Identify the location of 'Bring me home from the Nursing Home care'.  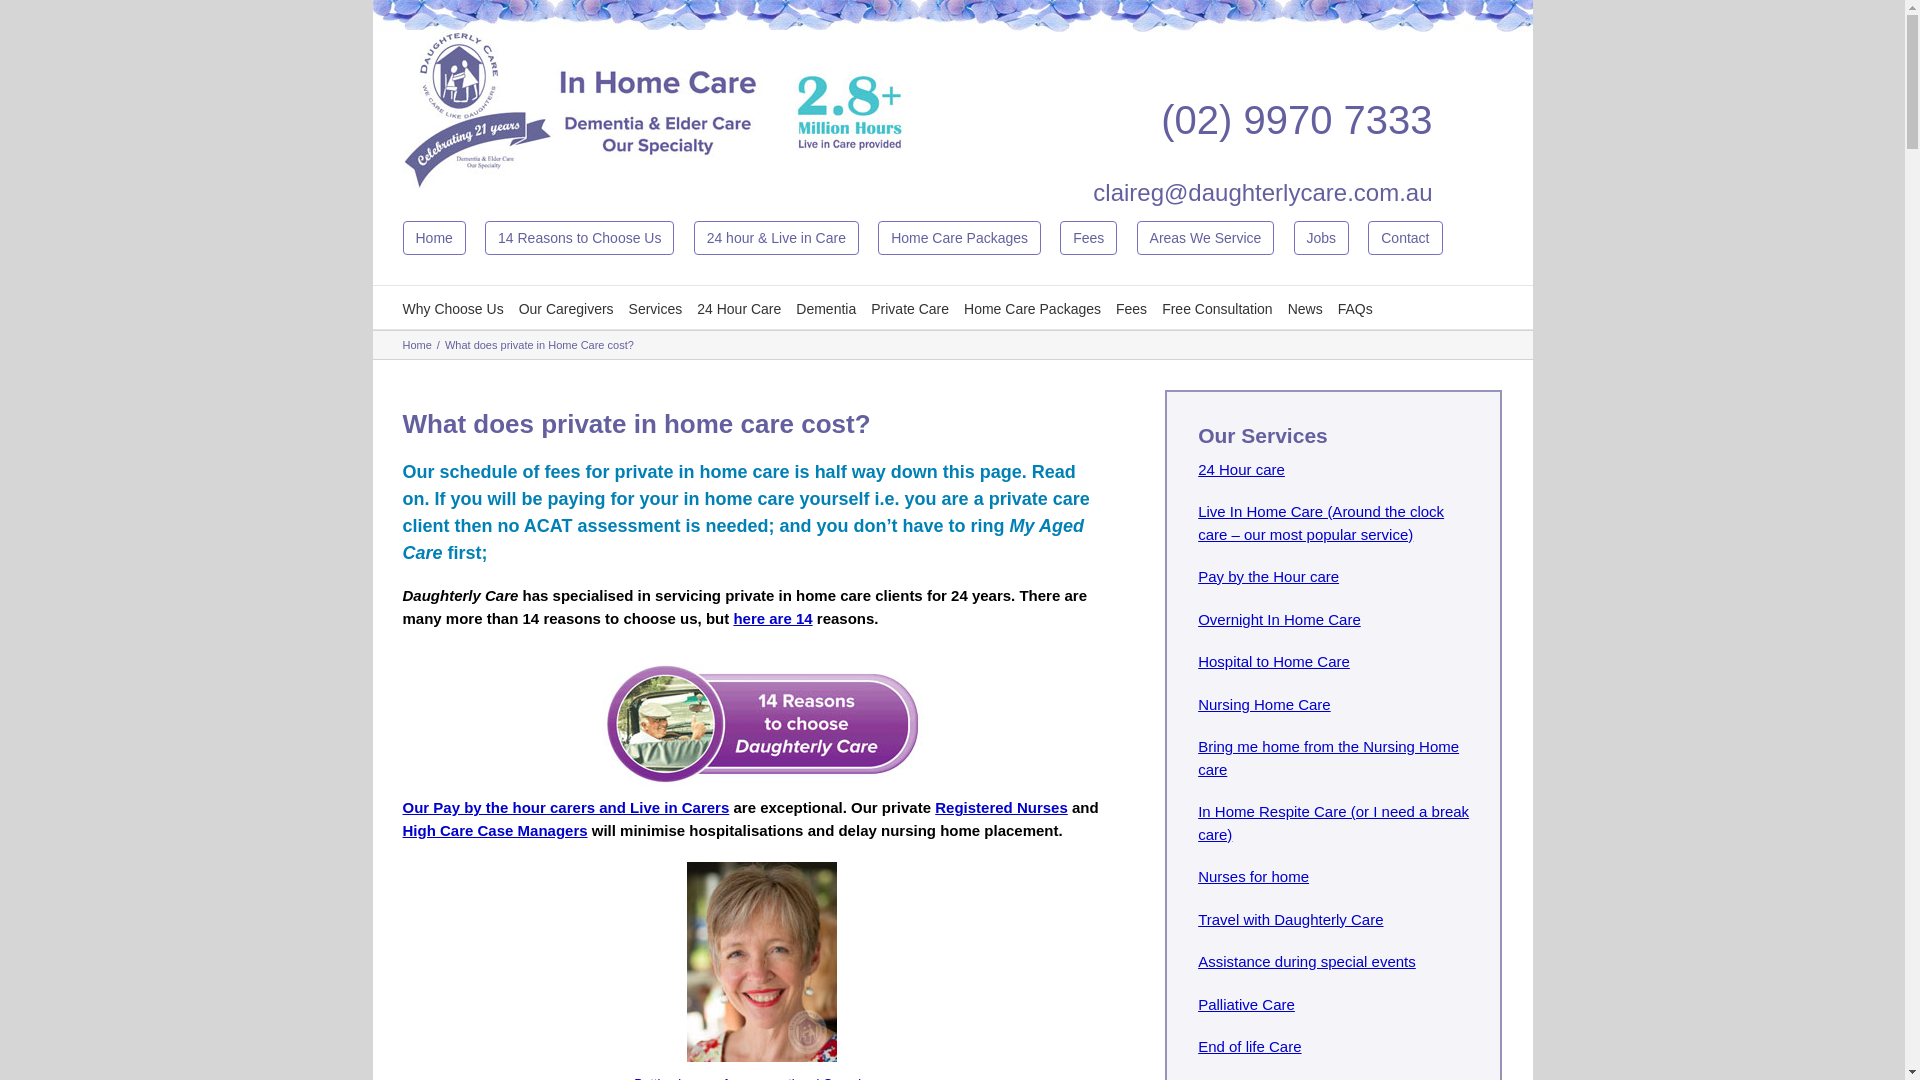
(1328, 758).